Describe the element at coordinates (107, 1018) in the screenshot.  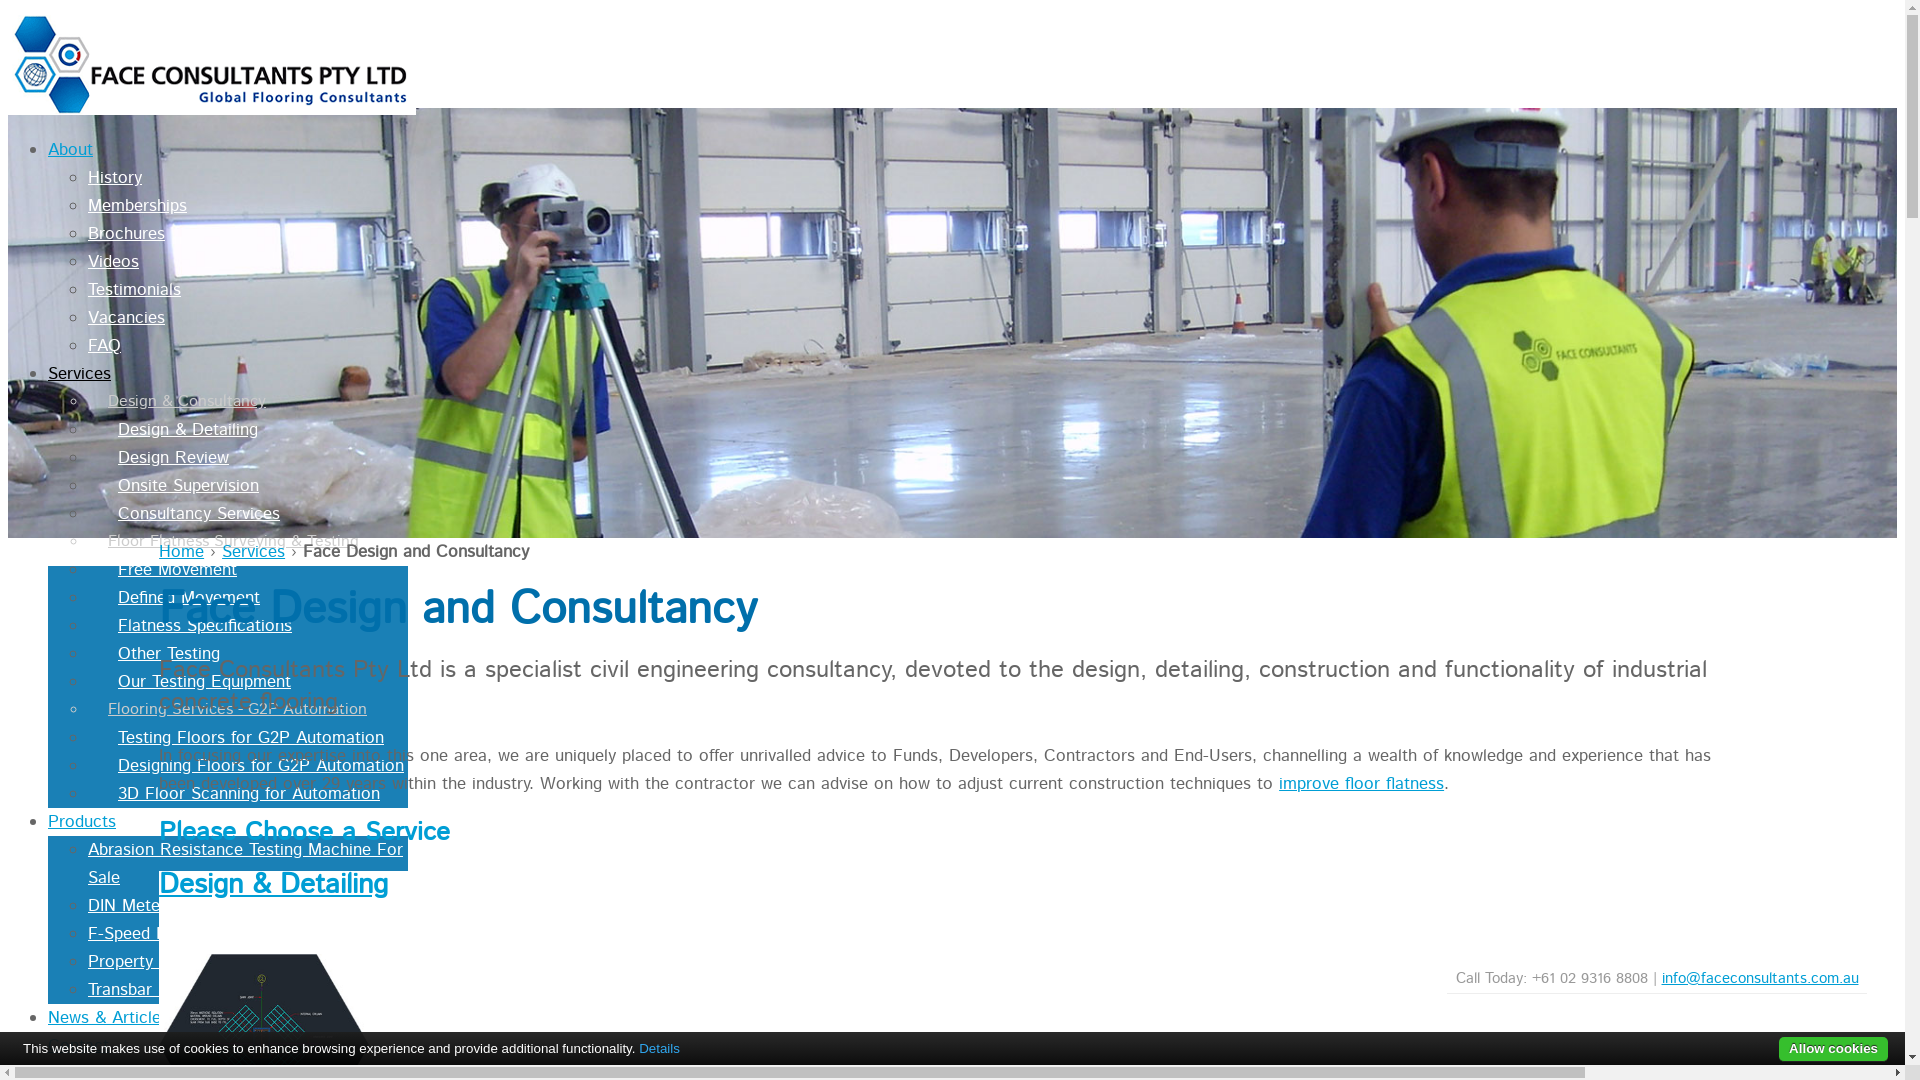
I see `'News & Articles'` at that location.